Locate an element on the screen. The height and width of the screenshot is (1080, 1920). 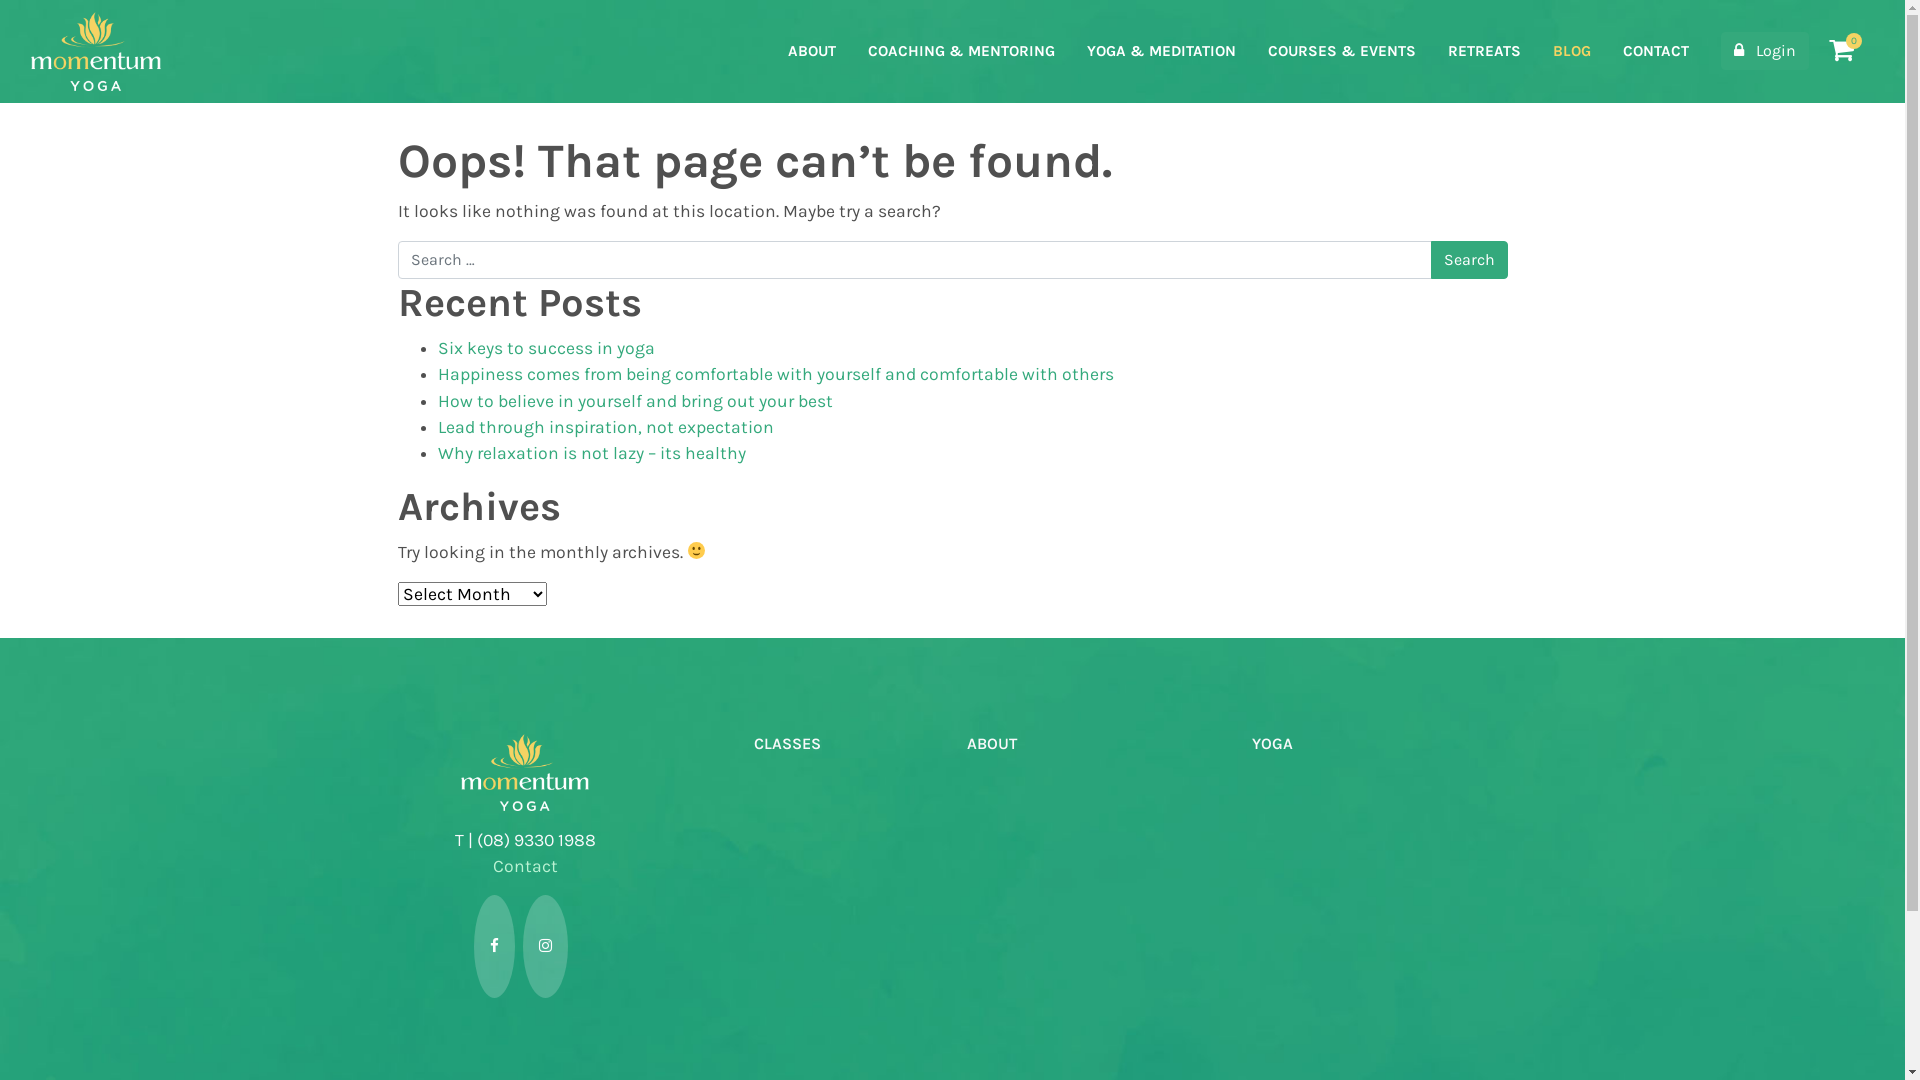
'RETREATS' is located at coordinates (1484, 50).